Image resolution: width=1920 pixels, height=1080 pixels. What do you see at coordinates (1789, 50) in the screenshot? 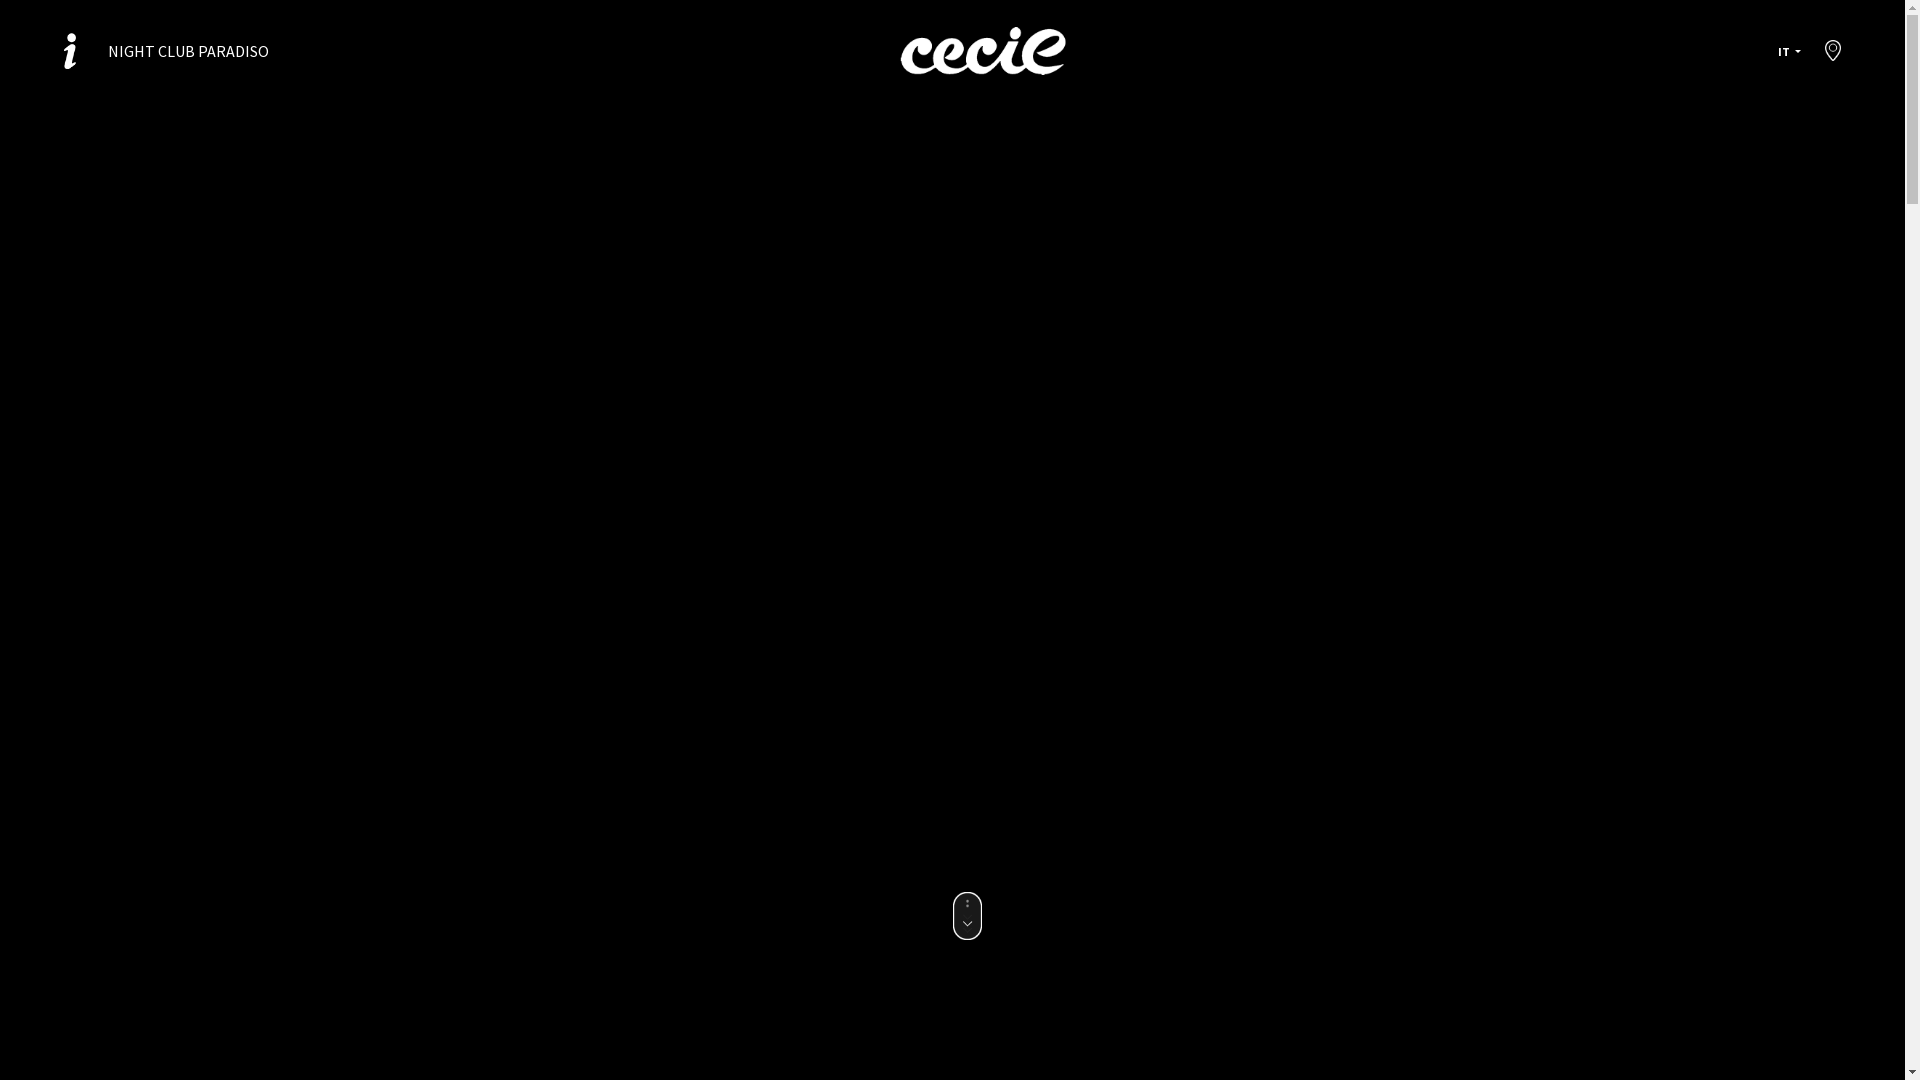
I see `'IT'` at bounding box center [1789, 50].